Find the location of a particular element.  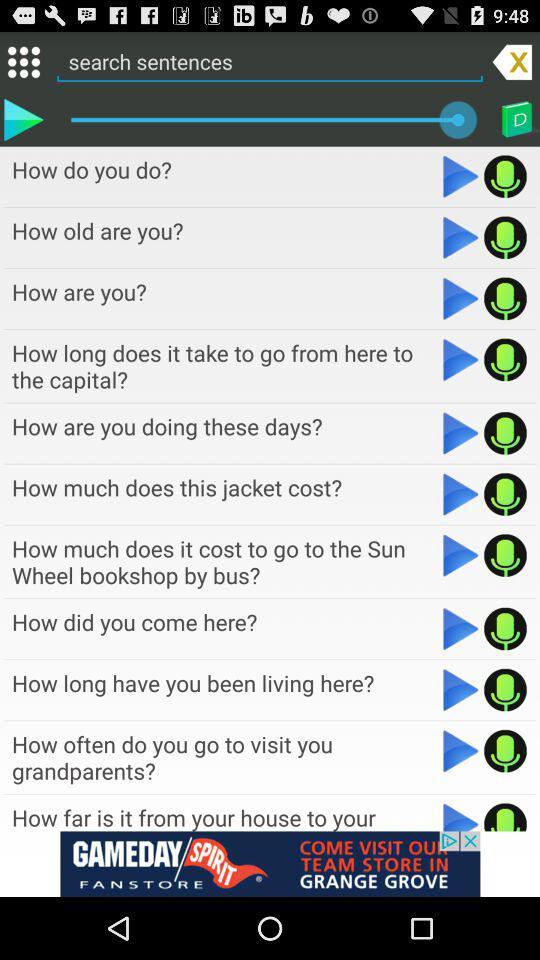

the file is located at coordinates (461, 237).